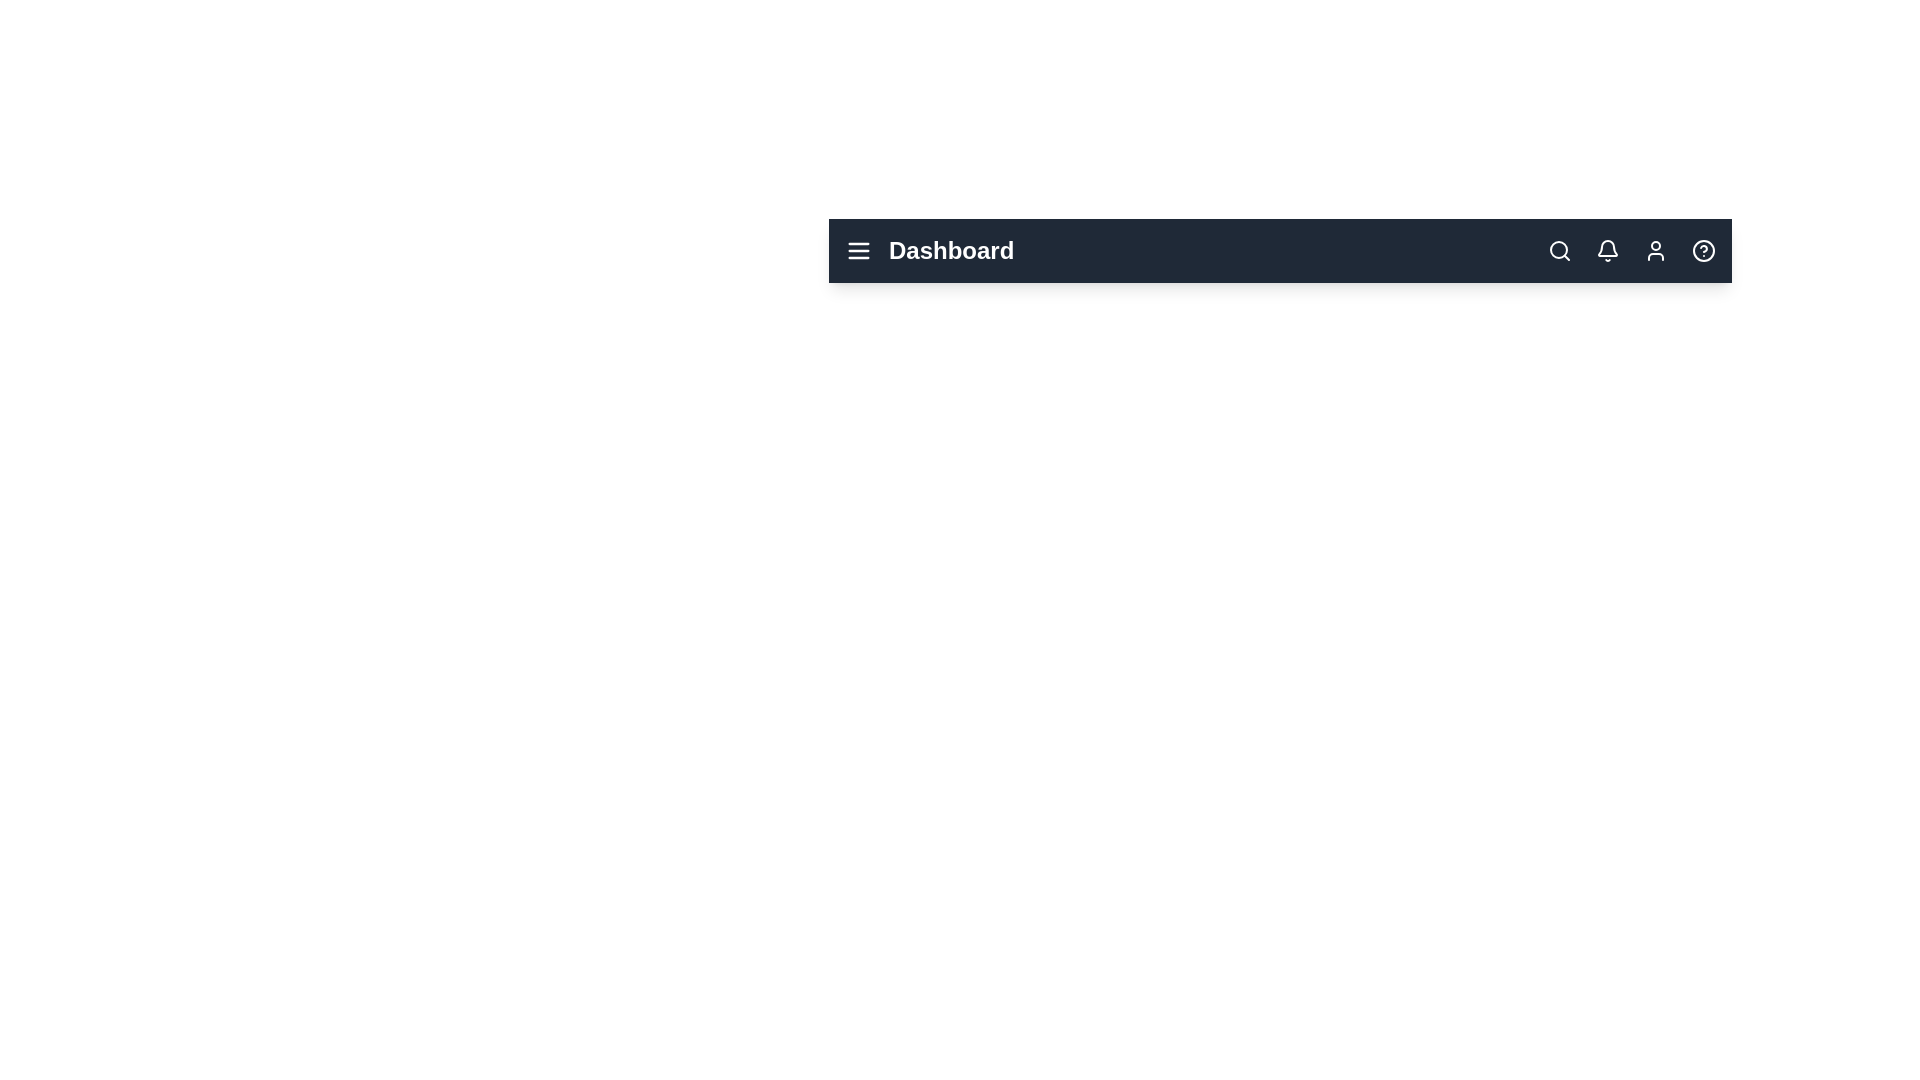 This screenshot has height=1080, width=1920. What do you see at coordinates (1608, 249) in the screenshot?
I see `the notification bell icon to view notifications` at bounding box center [1608, 249].